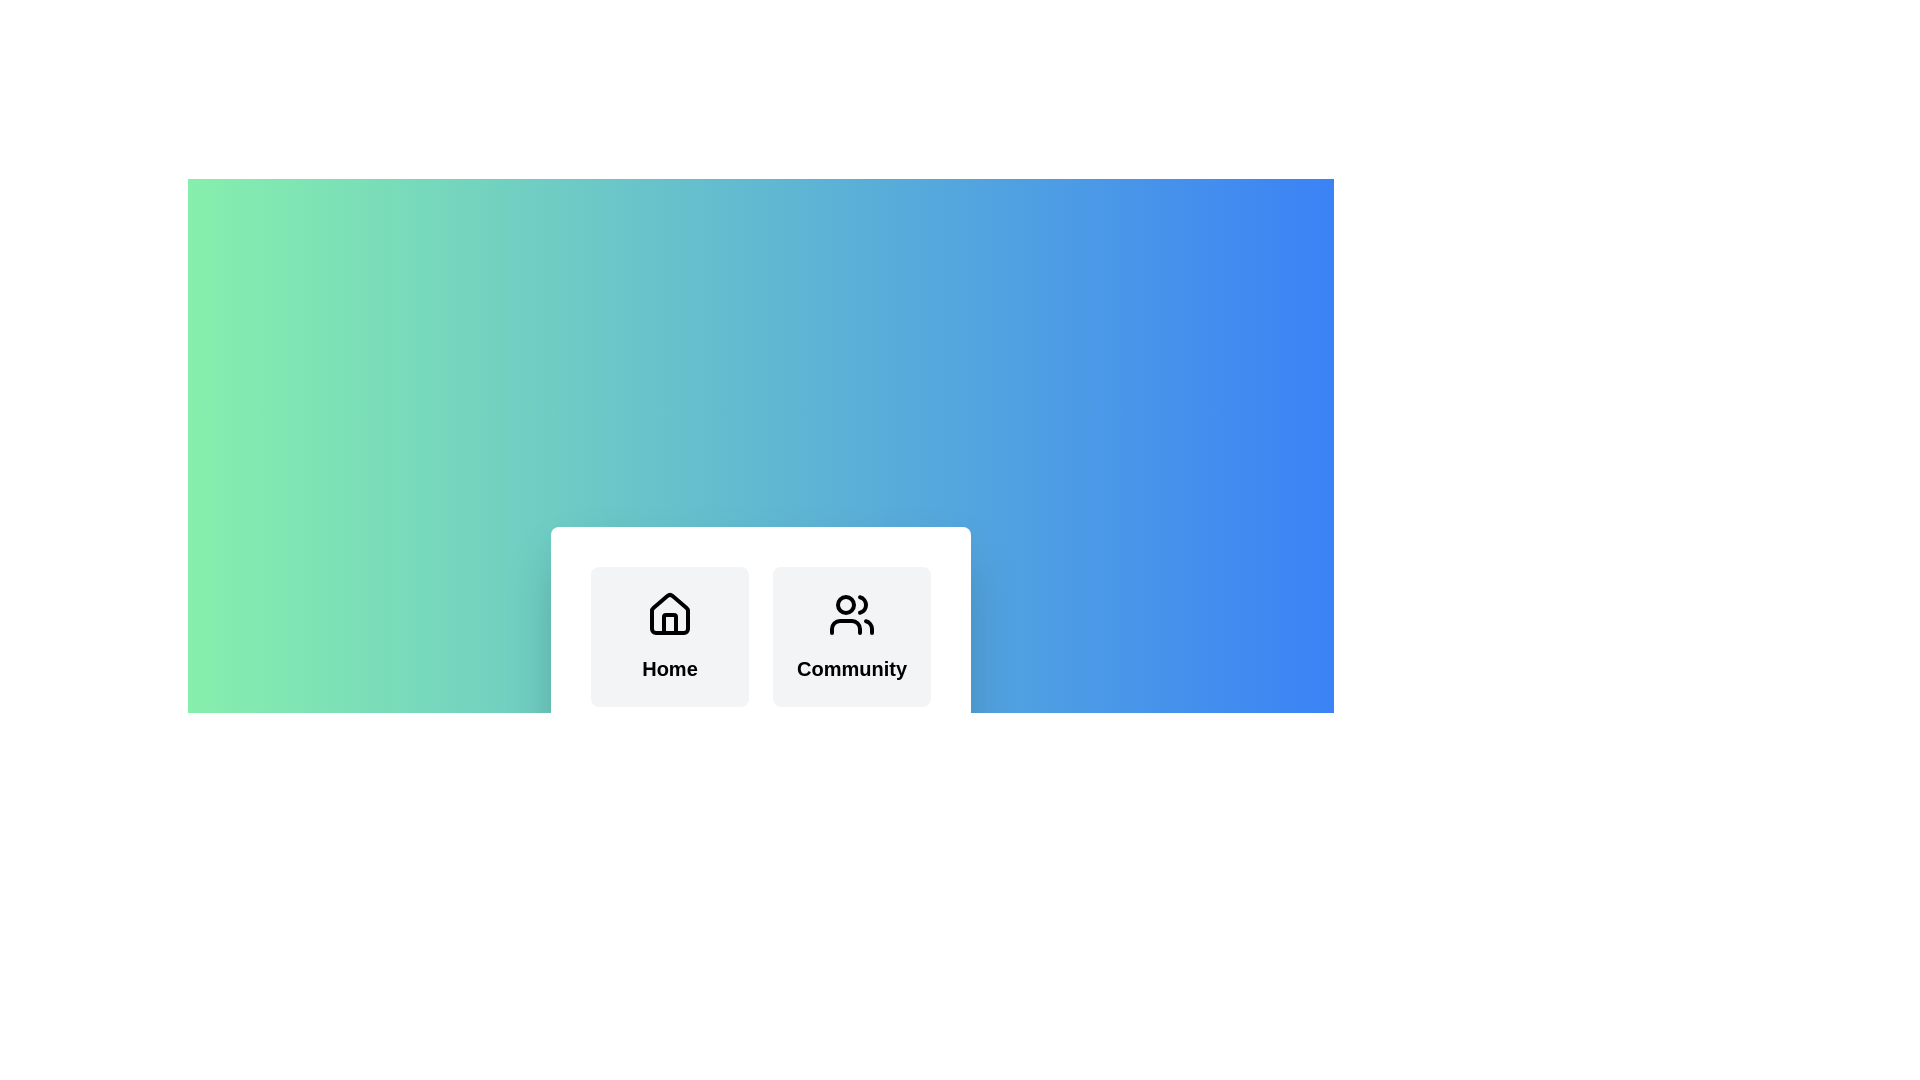 Image resolution: width=1920 pixels, height=1080 pixels. What do you see at coordinates (851, 636) in the screenshot?
I see `the community navigation button, which is the second item from the left in a 2-column grid layout` at bounding box center [851, 636].